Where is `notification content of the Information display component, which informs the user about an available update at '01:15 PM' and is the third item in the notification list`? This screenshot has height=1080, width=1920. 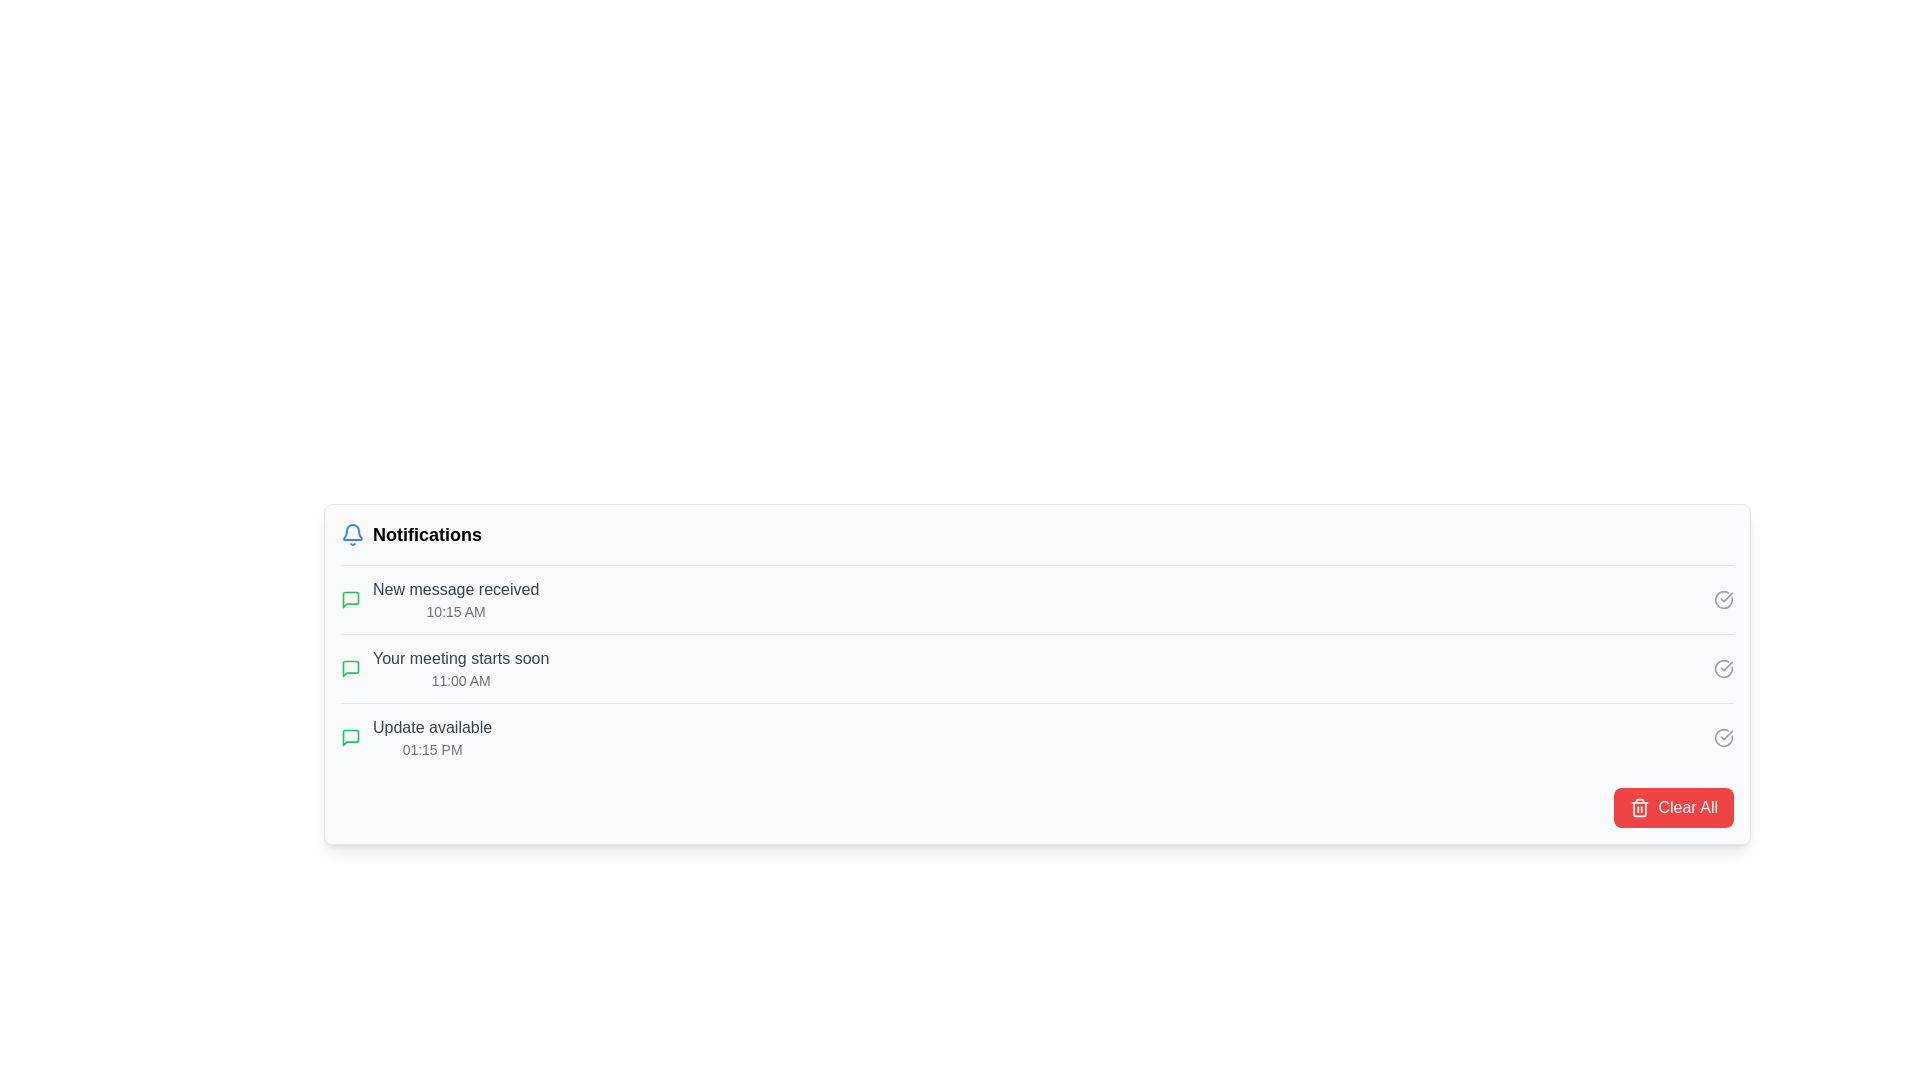 notification content of the Information display component, which informs the user about an available update at '01:15 PM' and is the third item in the notification list is located at coordinates (415, 737).